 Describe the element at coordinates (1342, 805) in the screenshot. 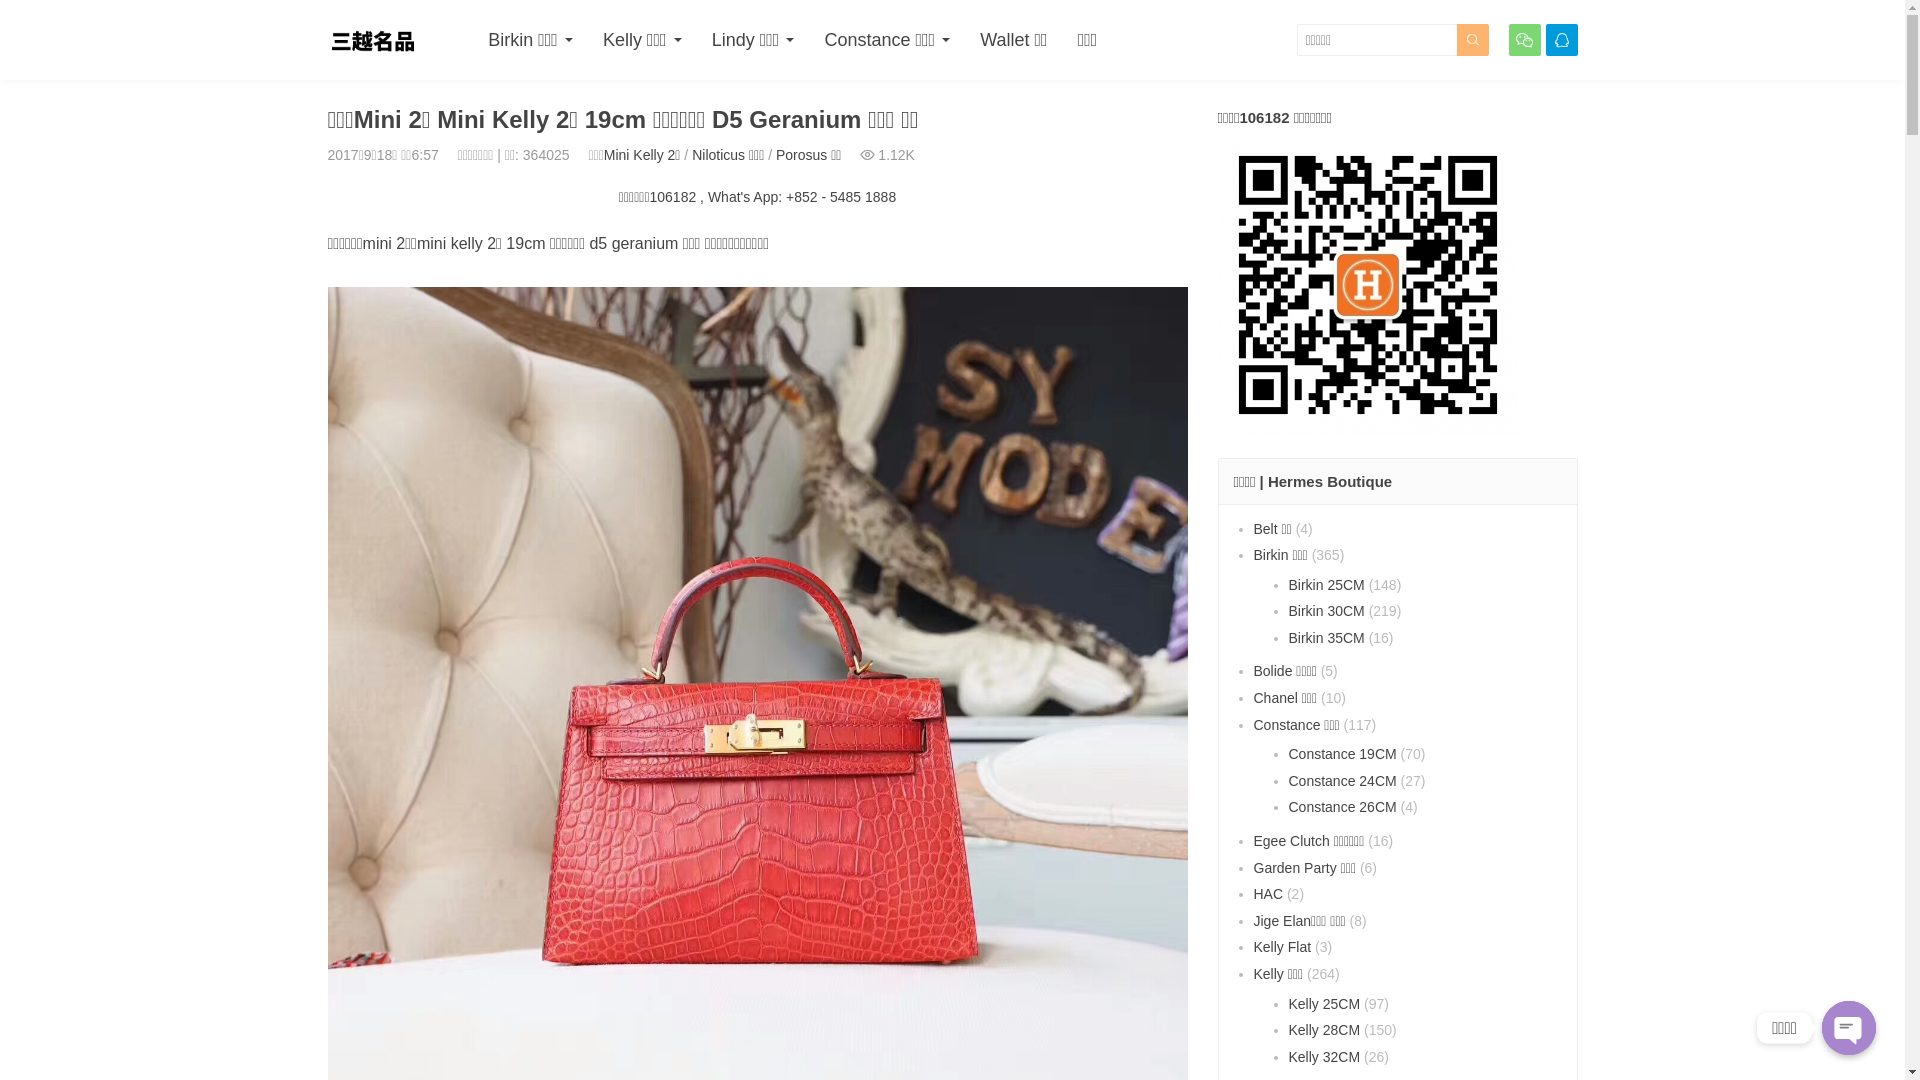

I see `'Constance 26CM'` at that location.